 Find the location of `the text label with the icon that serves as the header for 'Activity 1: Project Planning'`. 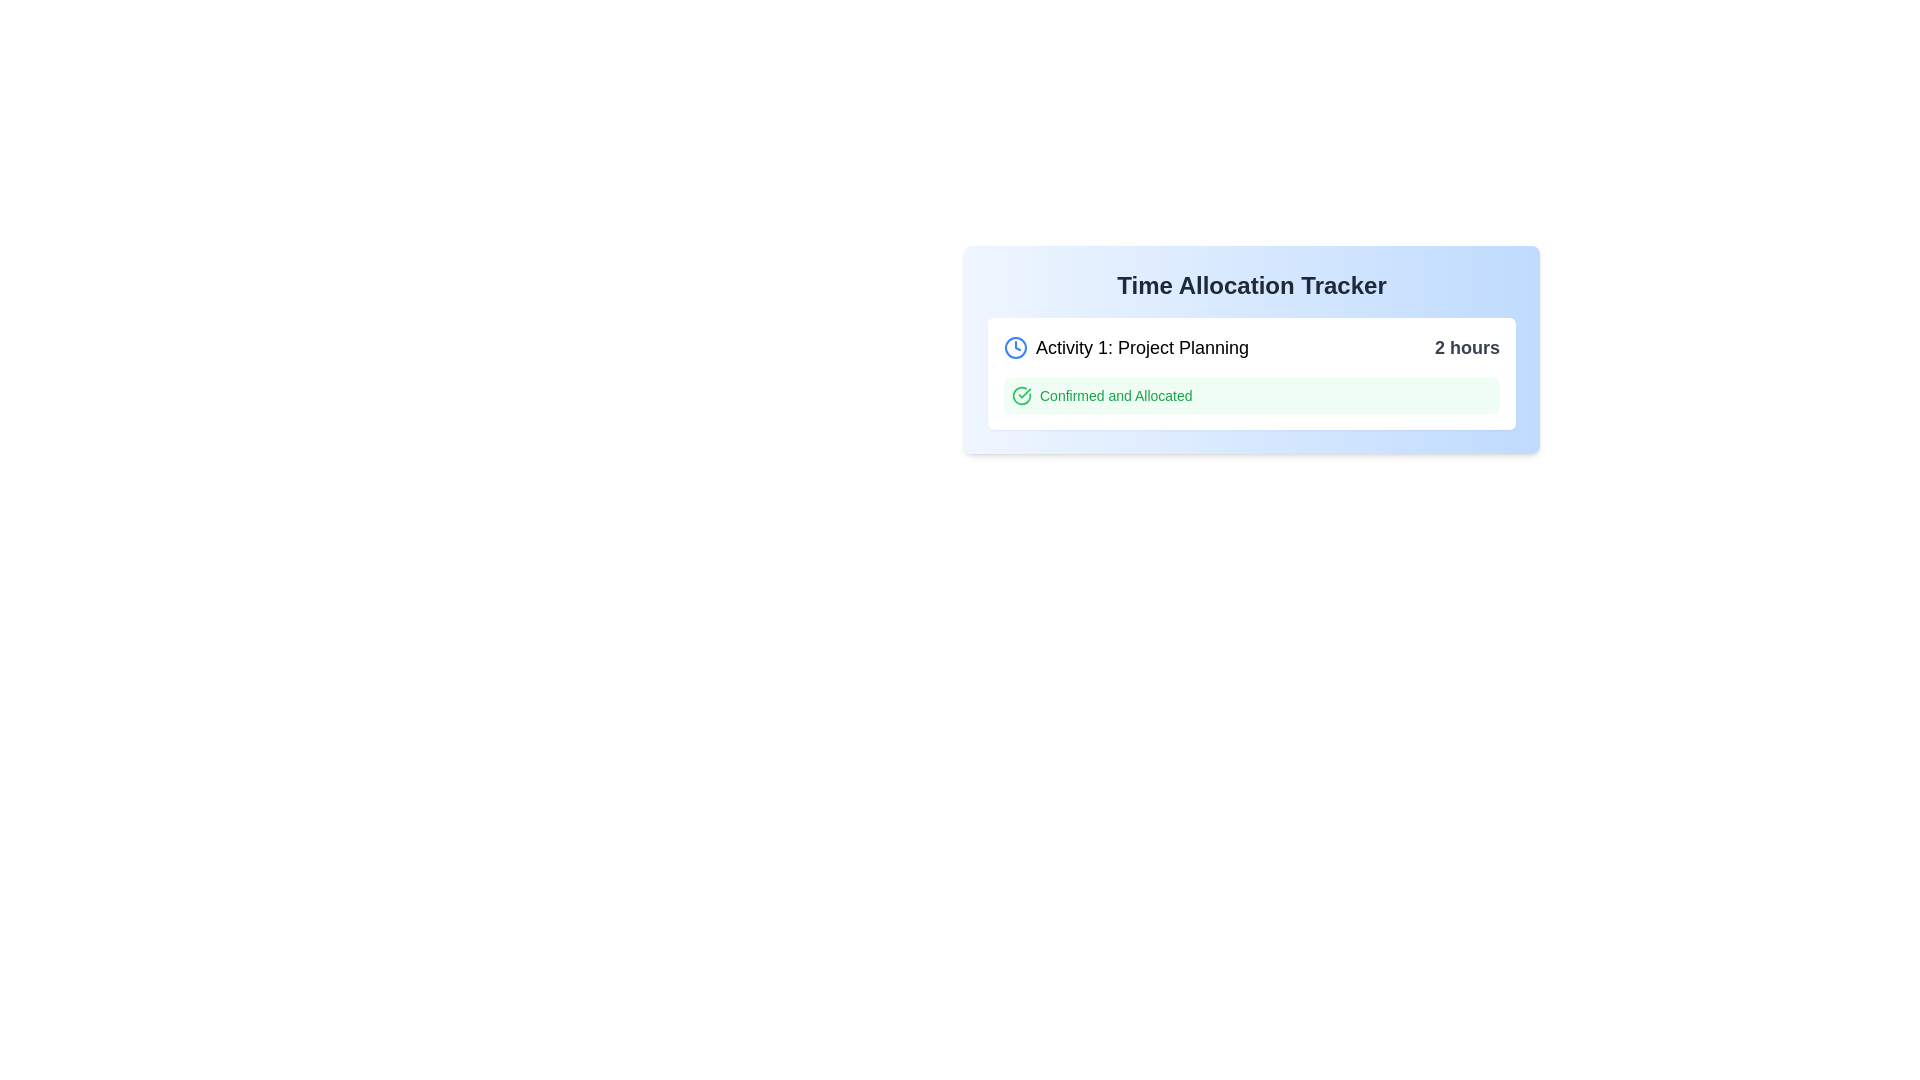

the text label with the icon that serves as the header for 'Activity 1: Project Planning' is located at coordinates (1126, 346).